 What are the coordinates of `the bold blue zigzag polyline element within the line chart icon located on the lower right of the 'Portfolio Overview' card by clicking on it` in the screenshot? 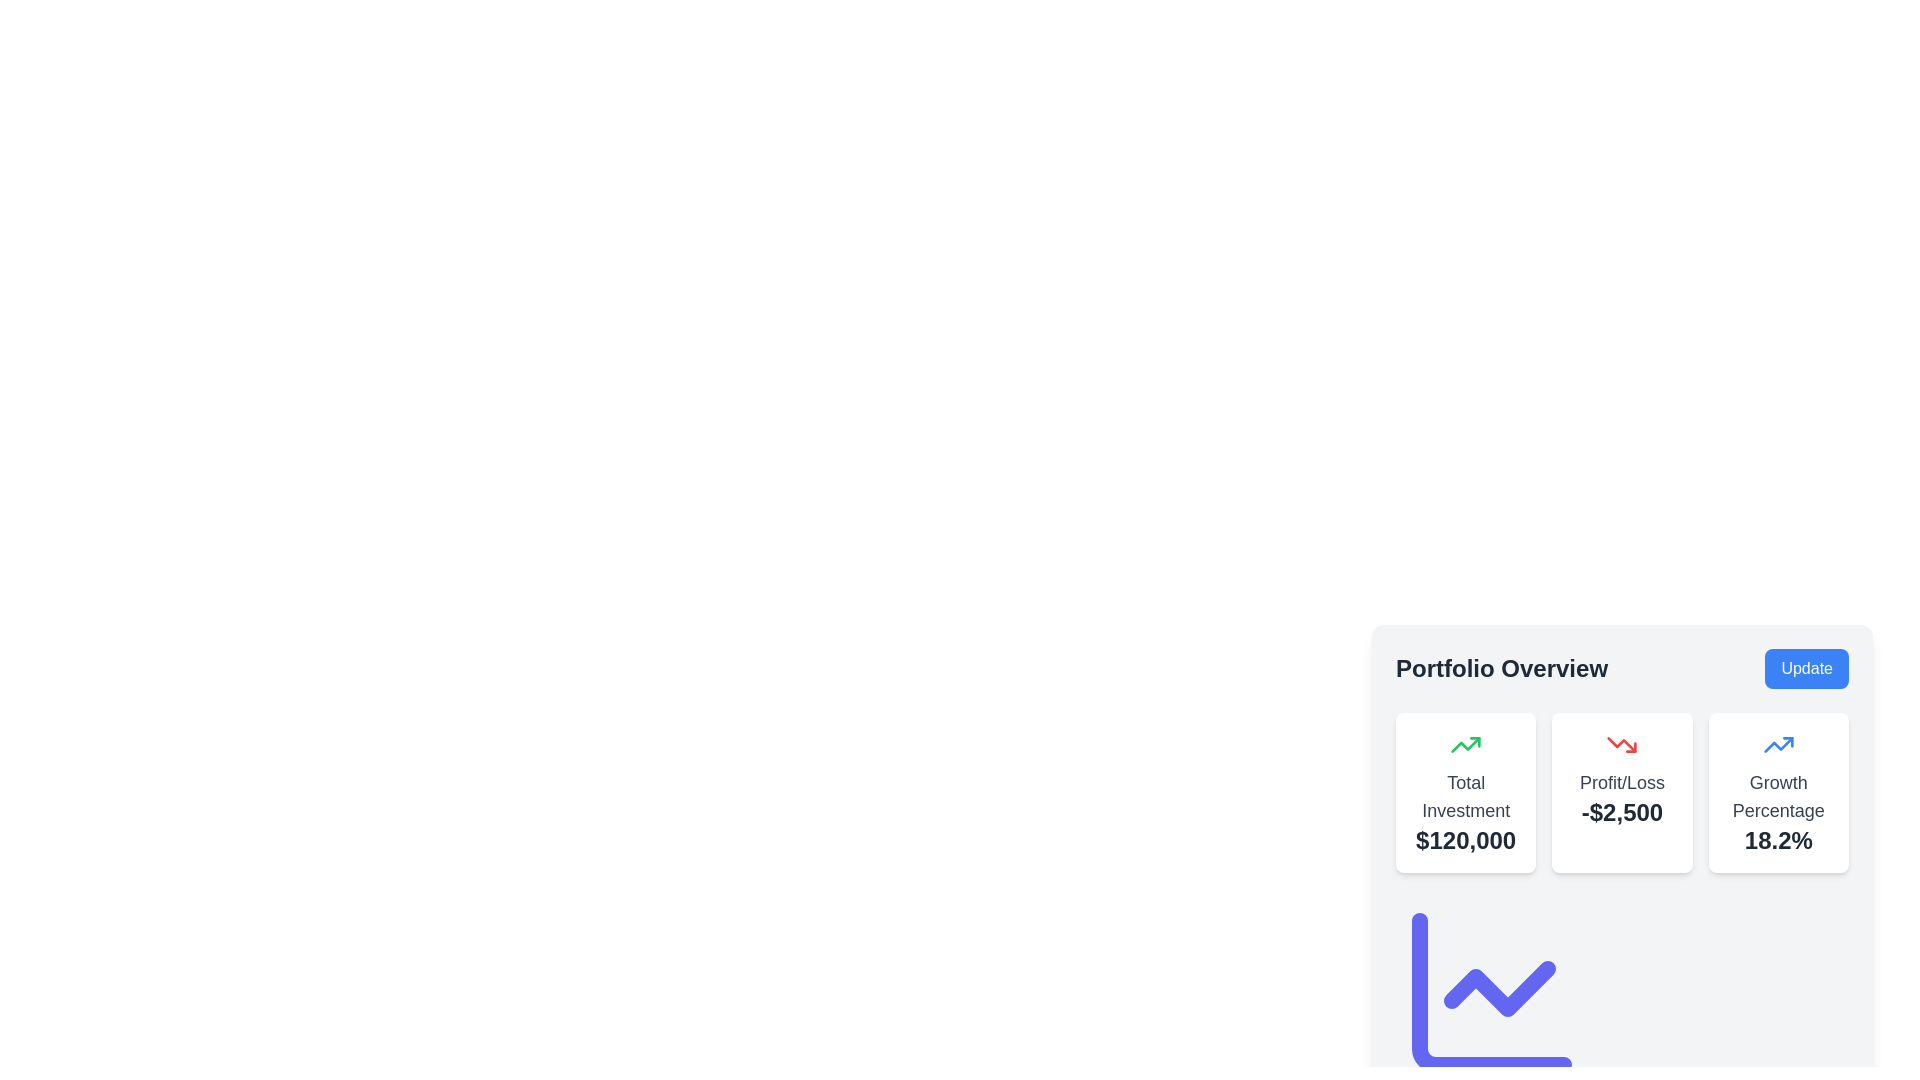 It's located at (1778, 744).